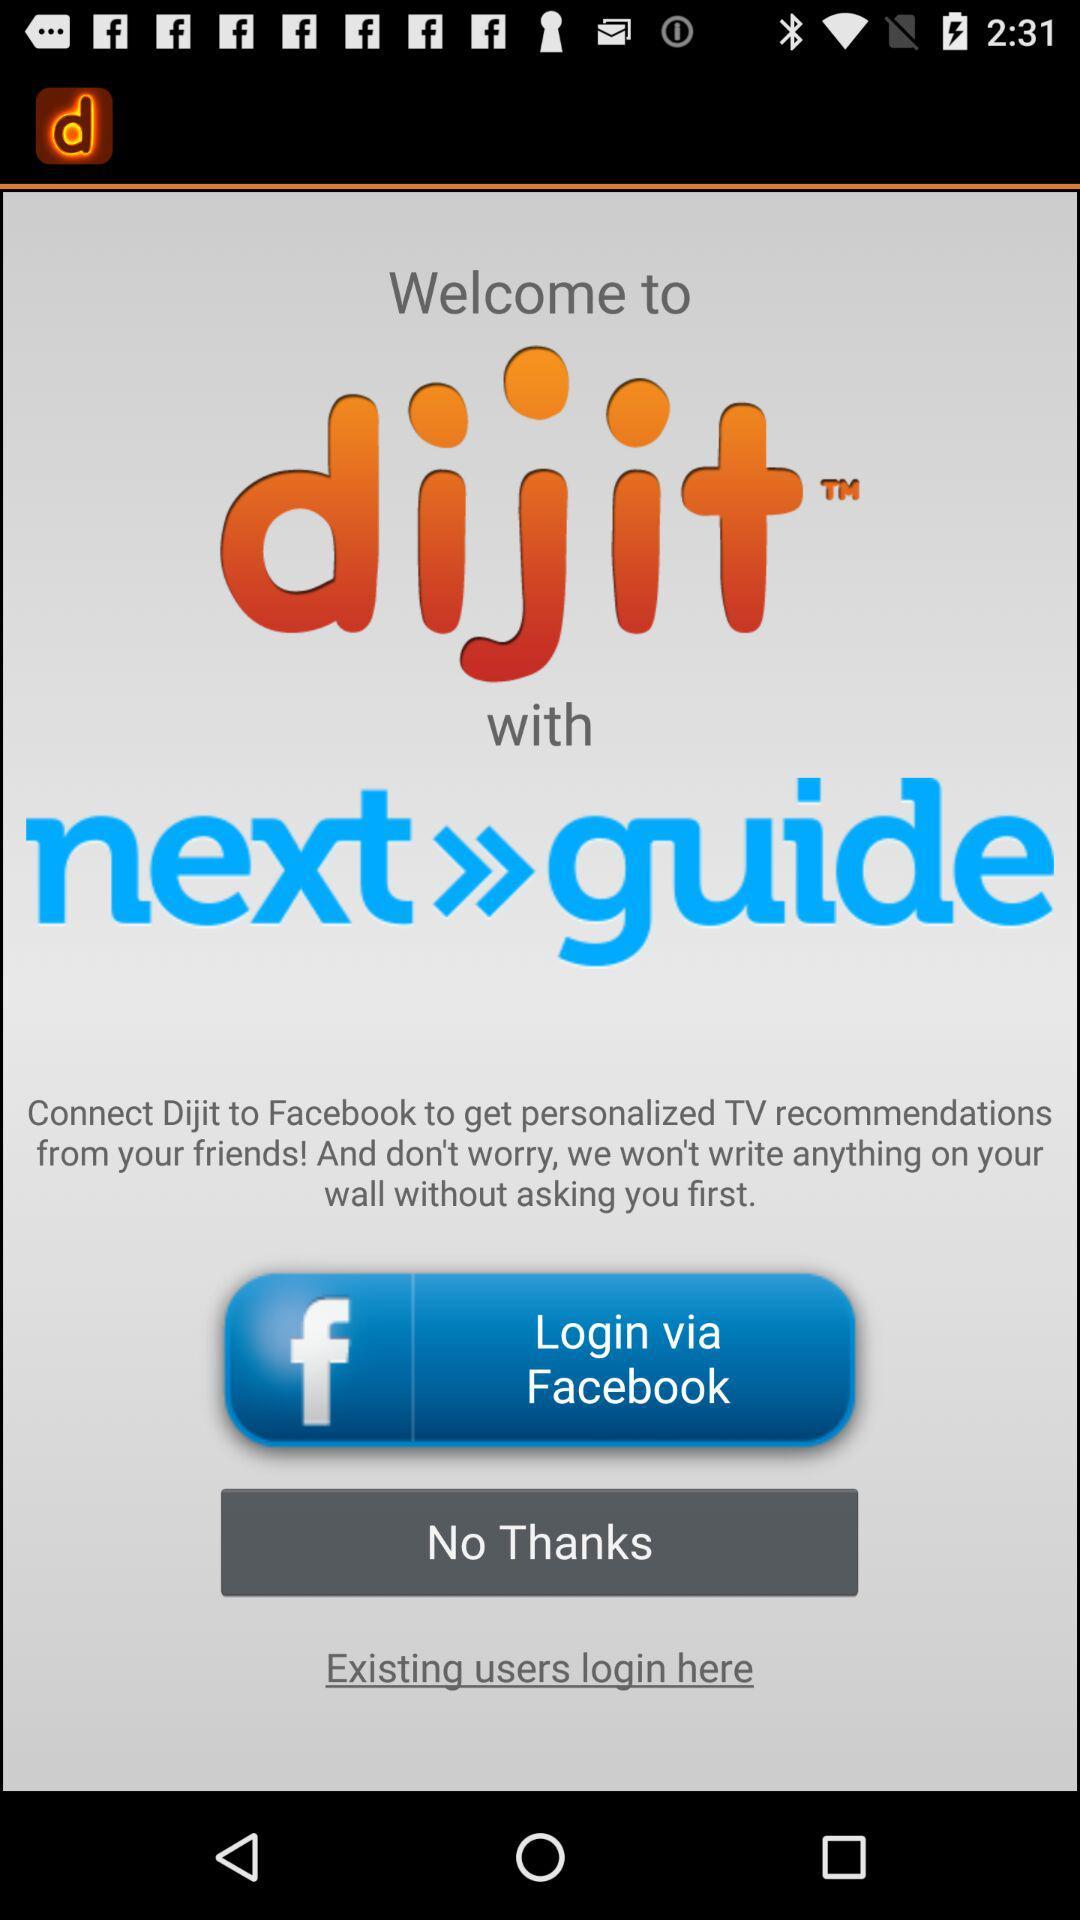  What do you see at coordinates (540, 1360) in the screenshot?
I see `item below the connect dijit to app` at bounding box center [540, 1360].